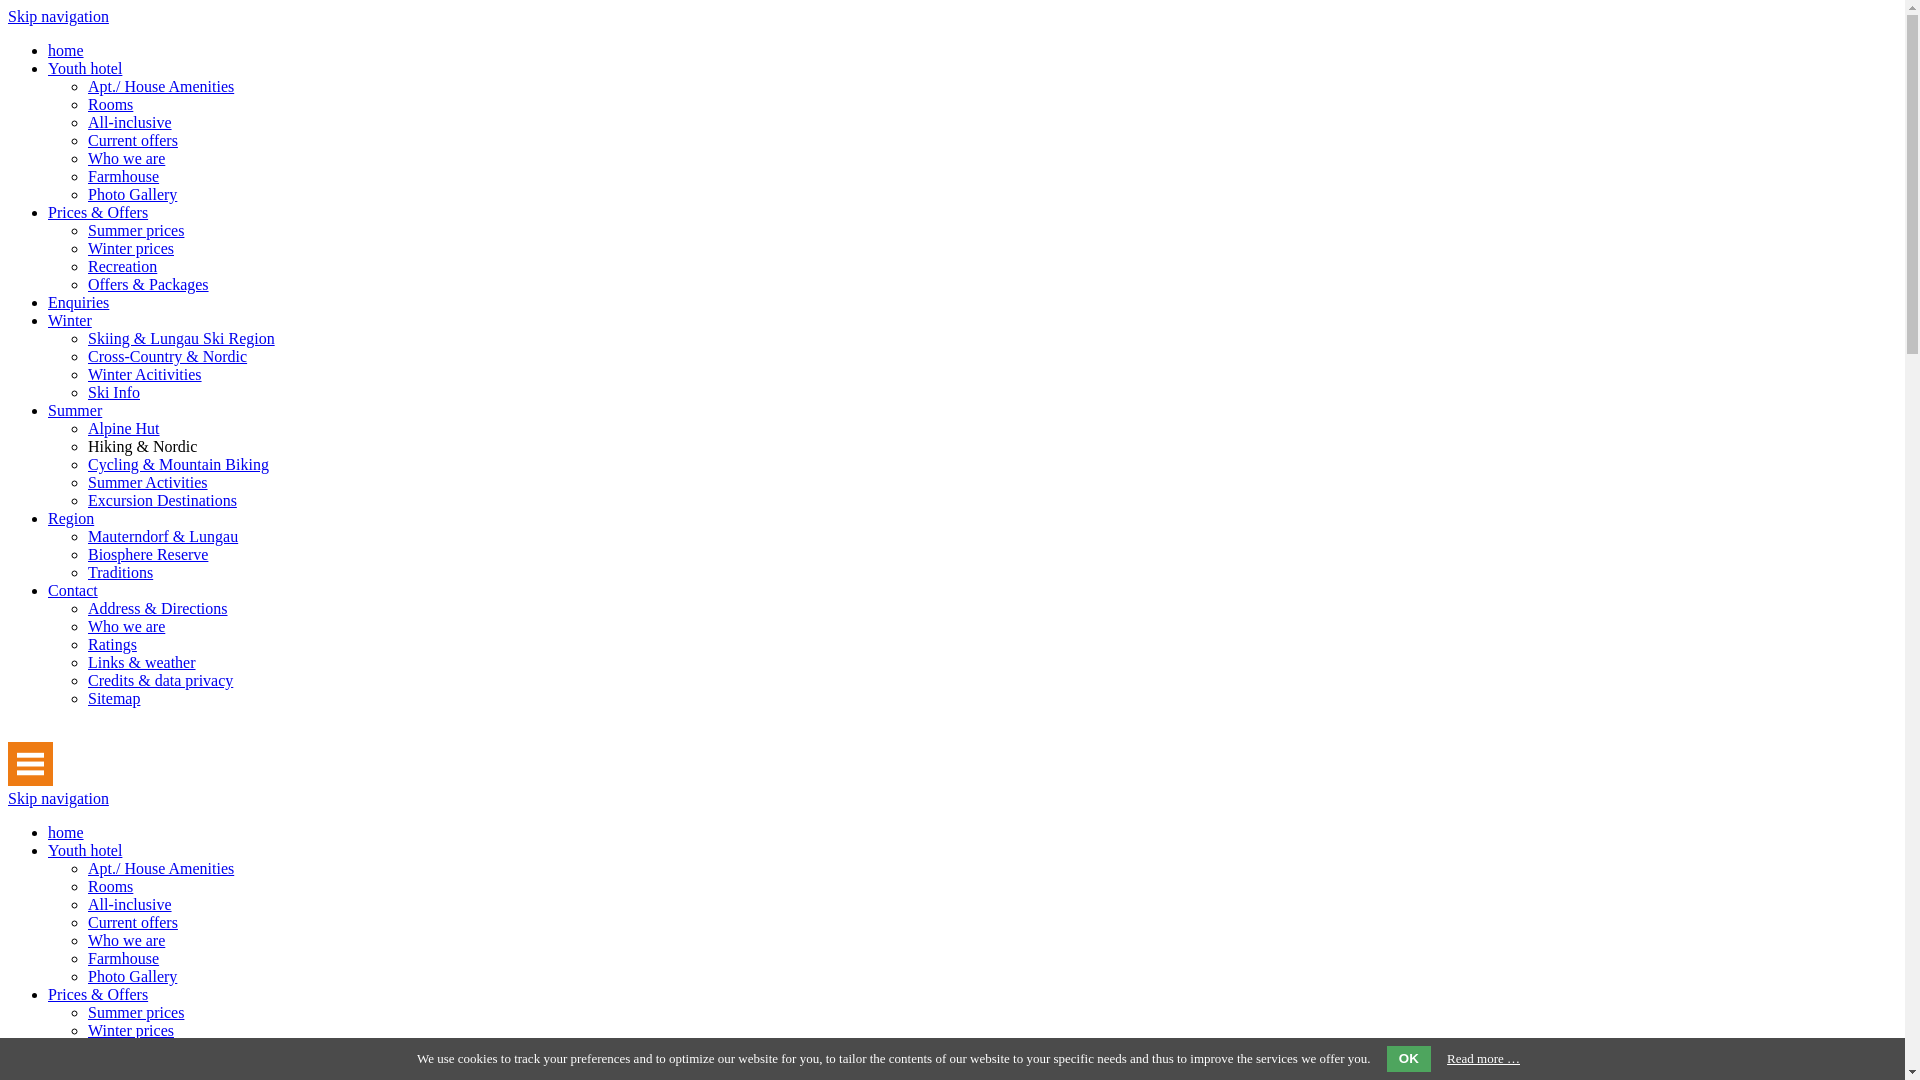 This screenshot has width=1920, height=1080. I want to click on 'Ratings', so click(86, 644).